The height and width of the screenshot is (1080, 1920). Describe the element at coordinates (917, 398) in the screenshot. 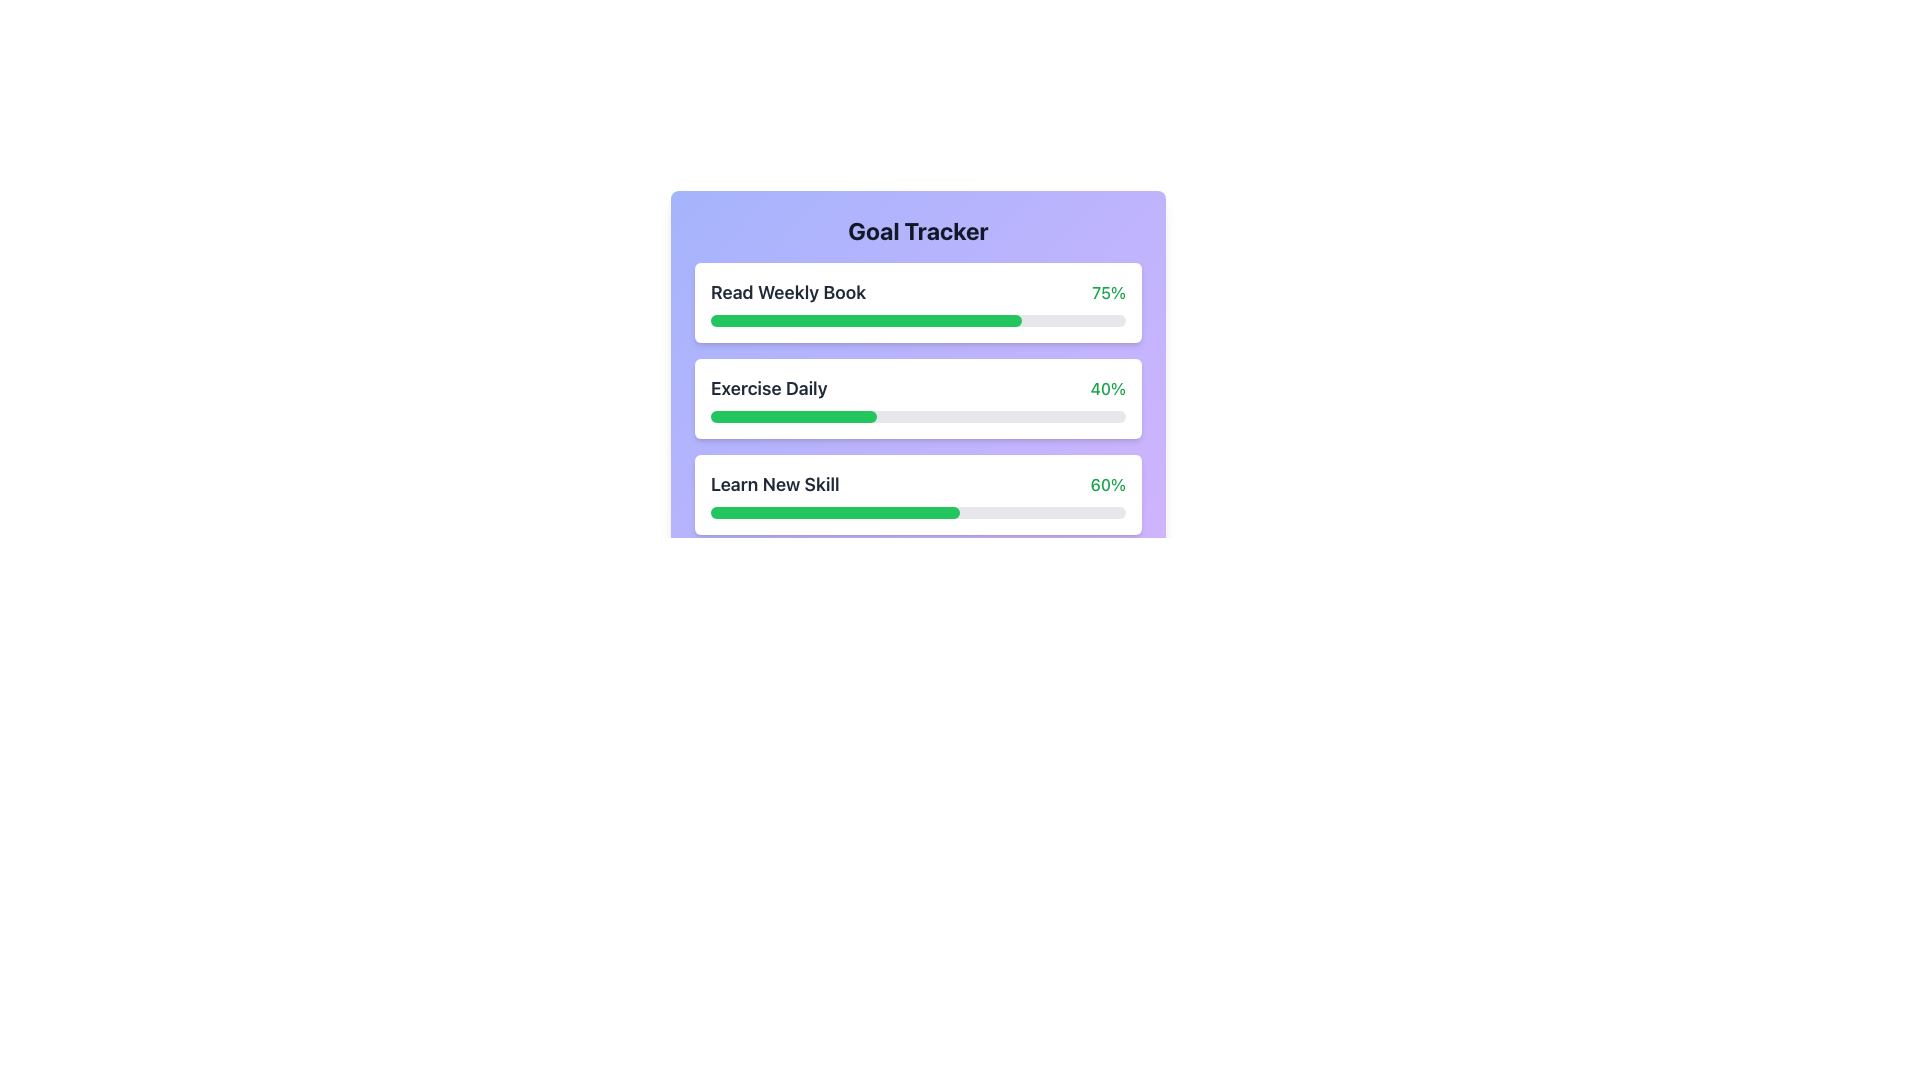

I see `the 'Exercise Daily' progress bar element, which is the second block in the goal tracking interface, styled with a white background and rounded corners` at that location.